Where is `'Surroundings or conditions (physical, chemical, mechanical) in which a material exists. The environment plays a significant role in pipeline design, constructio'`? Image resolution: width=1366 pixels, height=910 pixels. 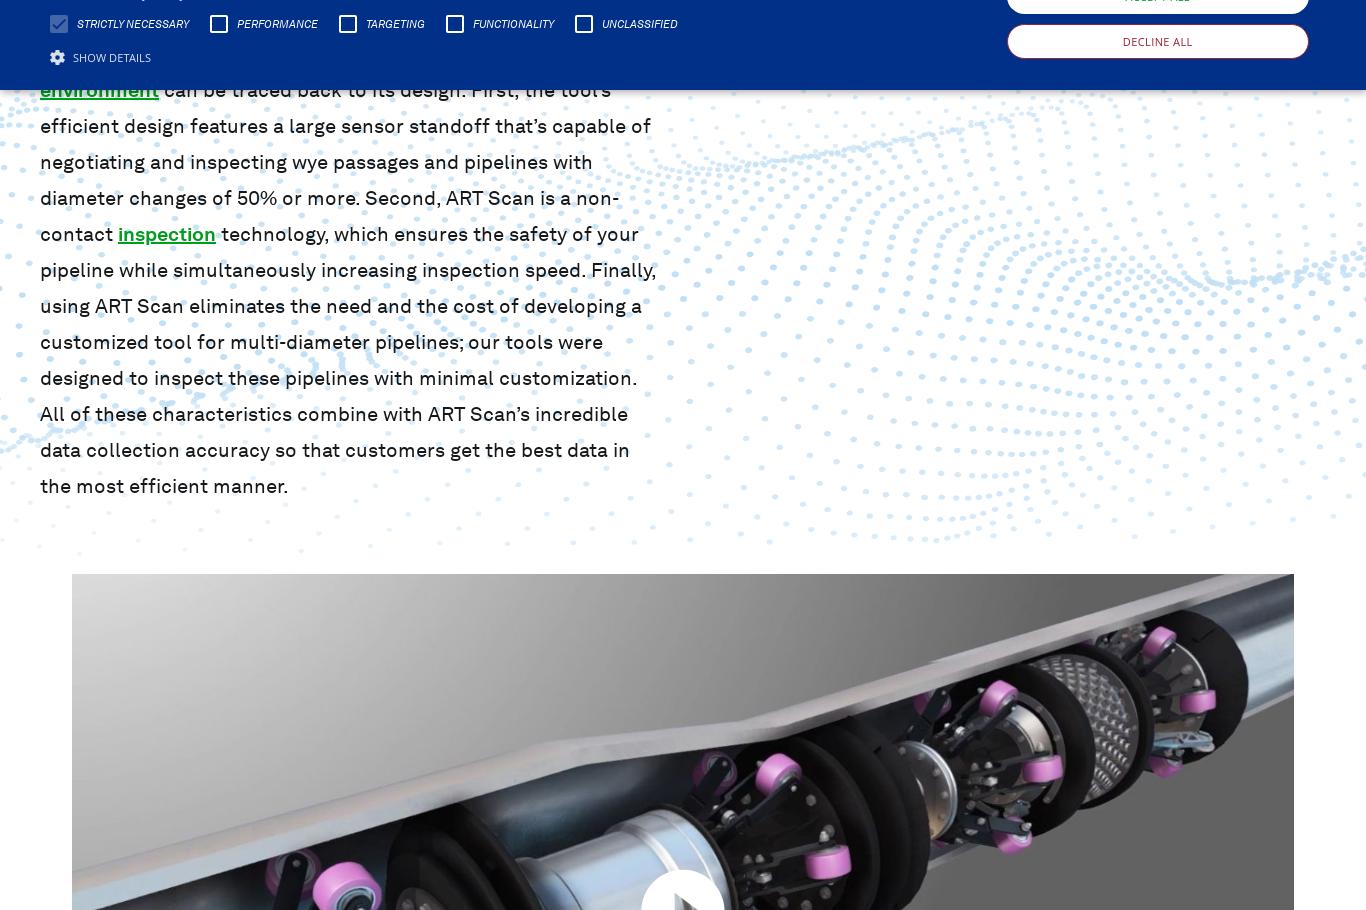 'Surroundings or conditions (physical, chemical, mechanical) in which a material exists. The environment plays a significant role in pipeline design, constructio' is located at coordinates (47, 153).